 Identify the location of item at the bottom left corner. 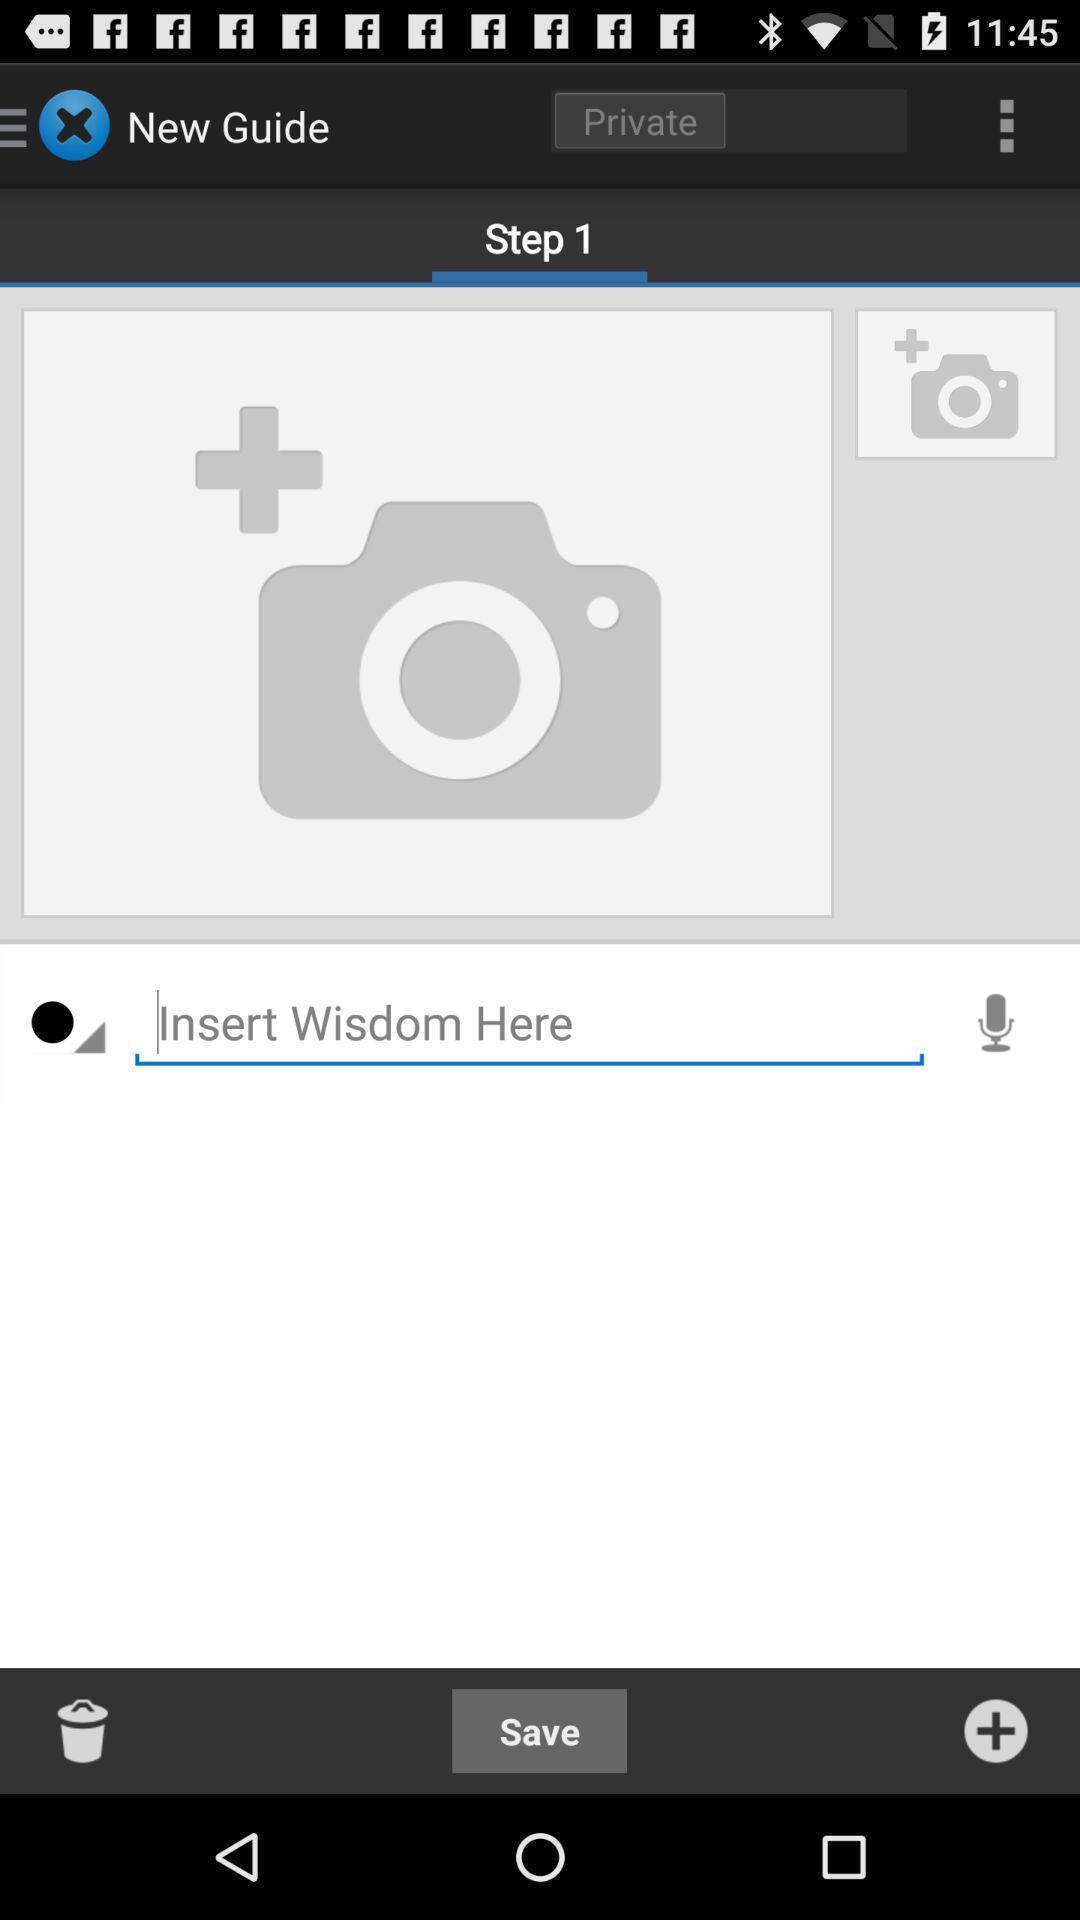
(83, 1730).